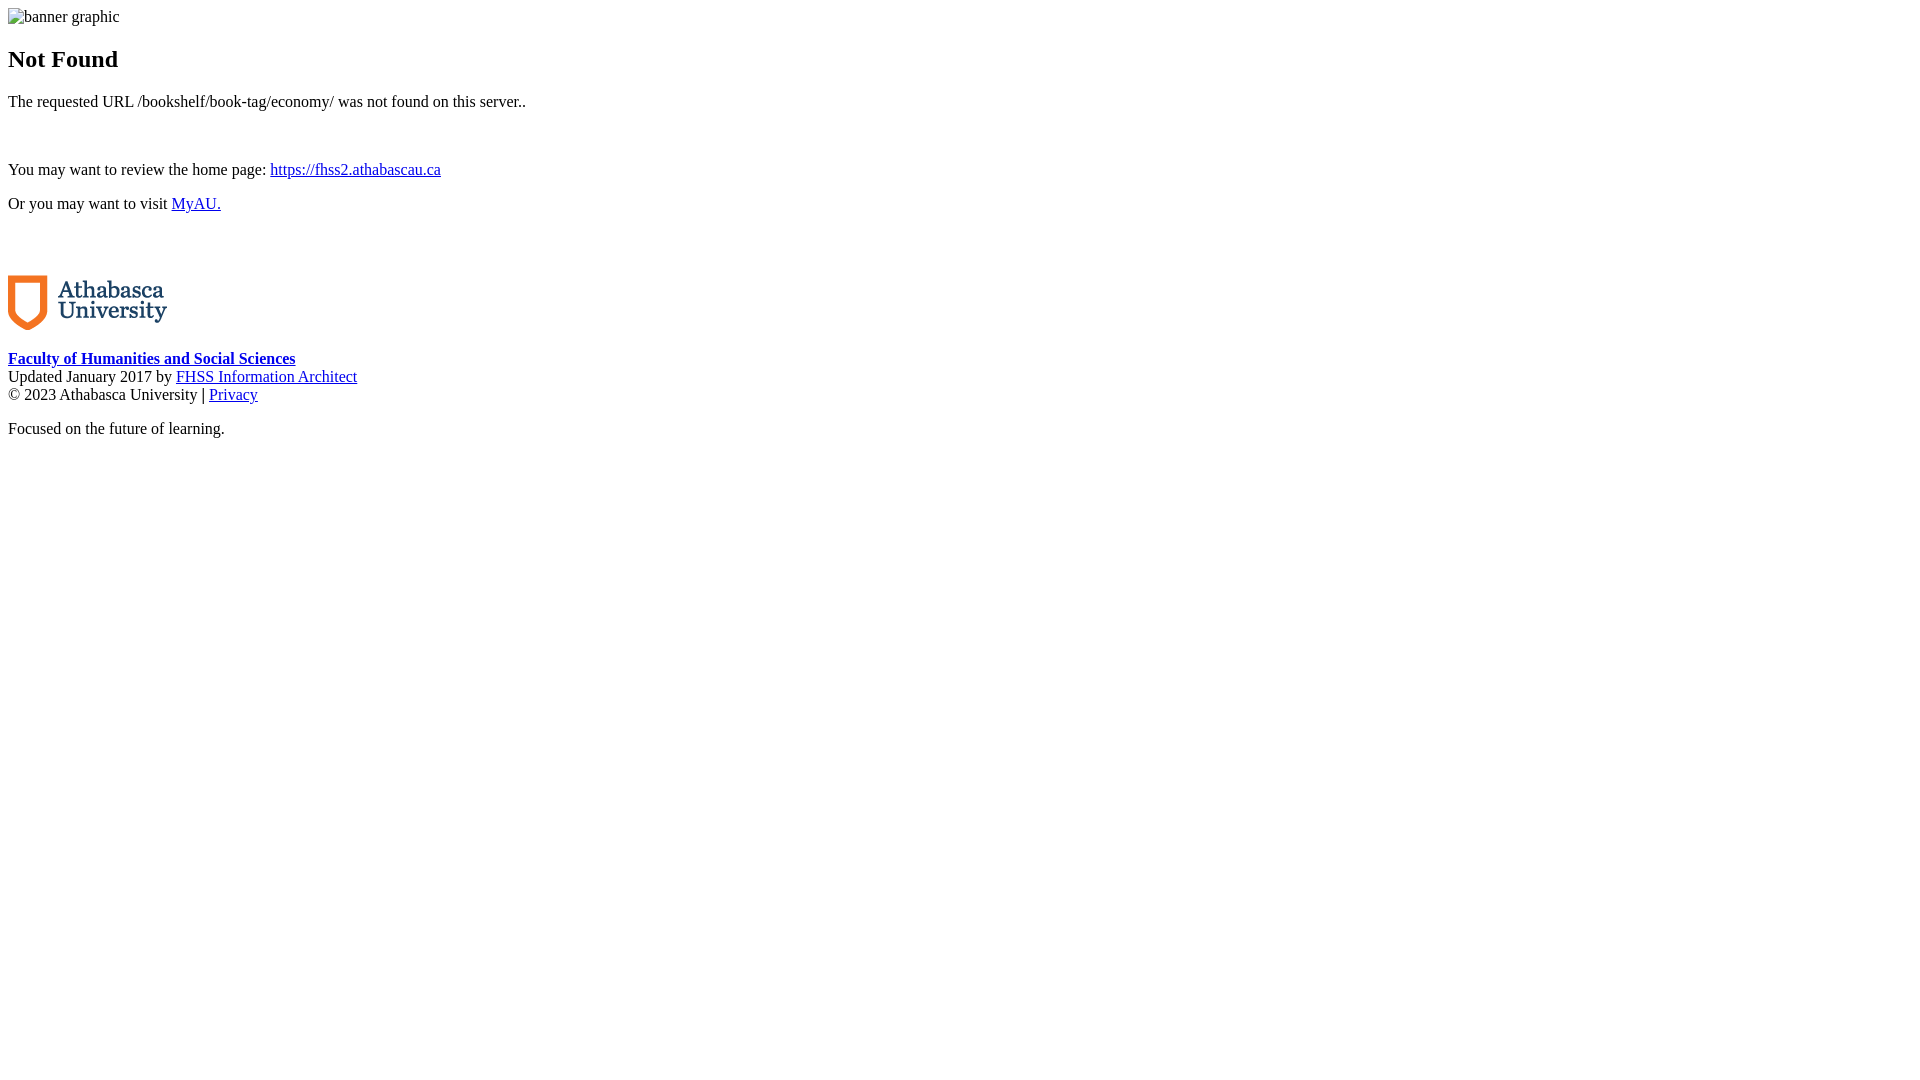  I want to click on 'https://fhss2.athabascau.ca', so click(355, 168).